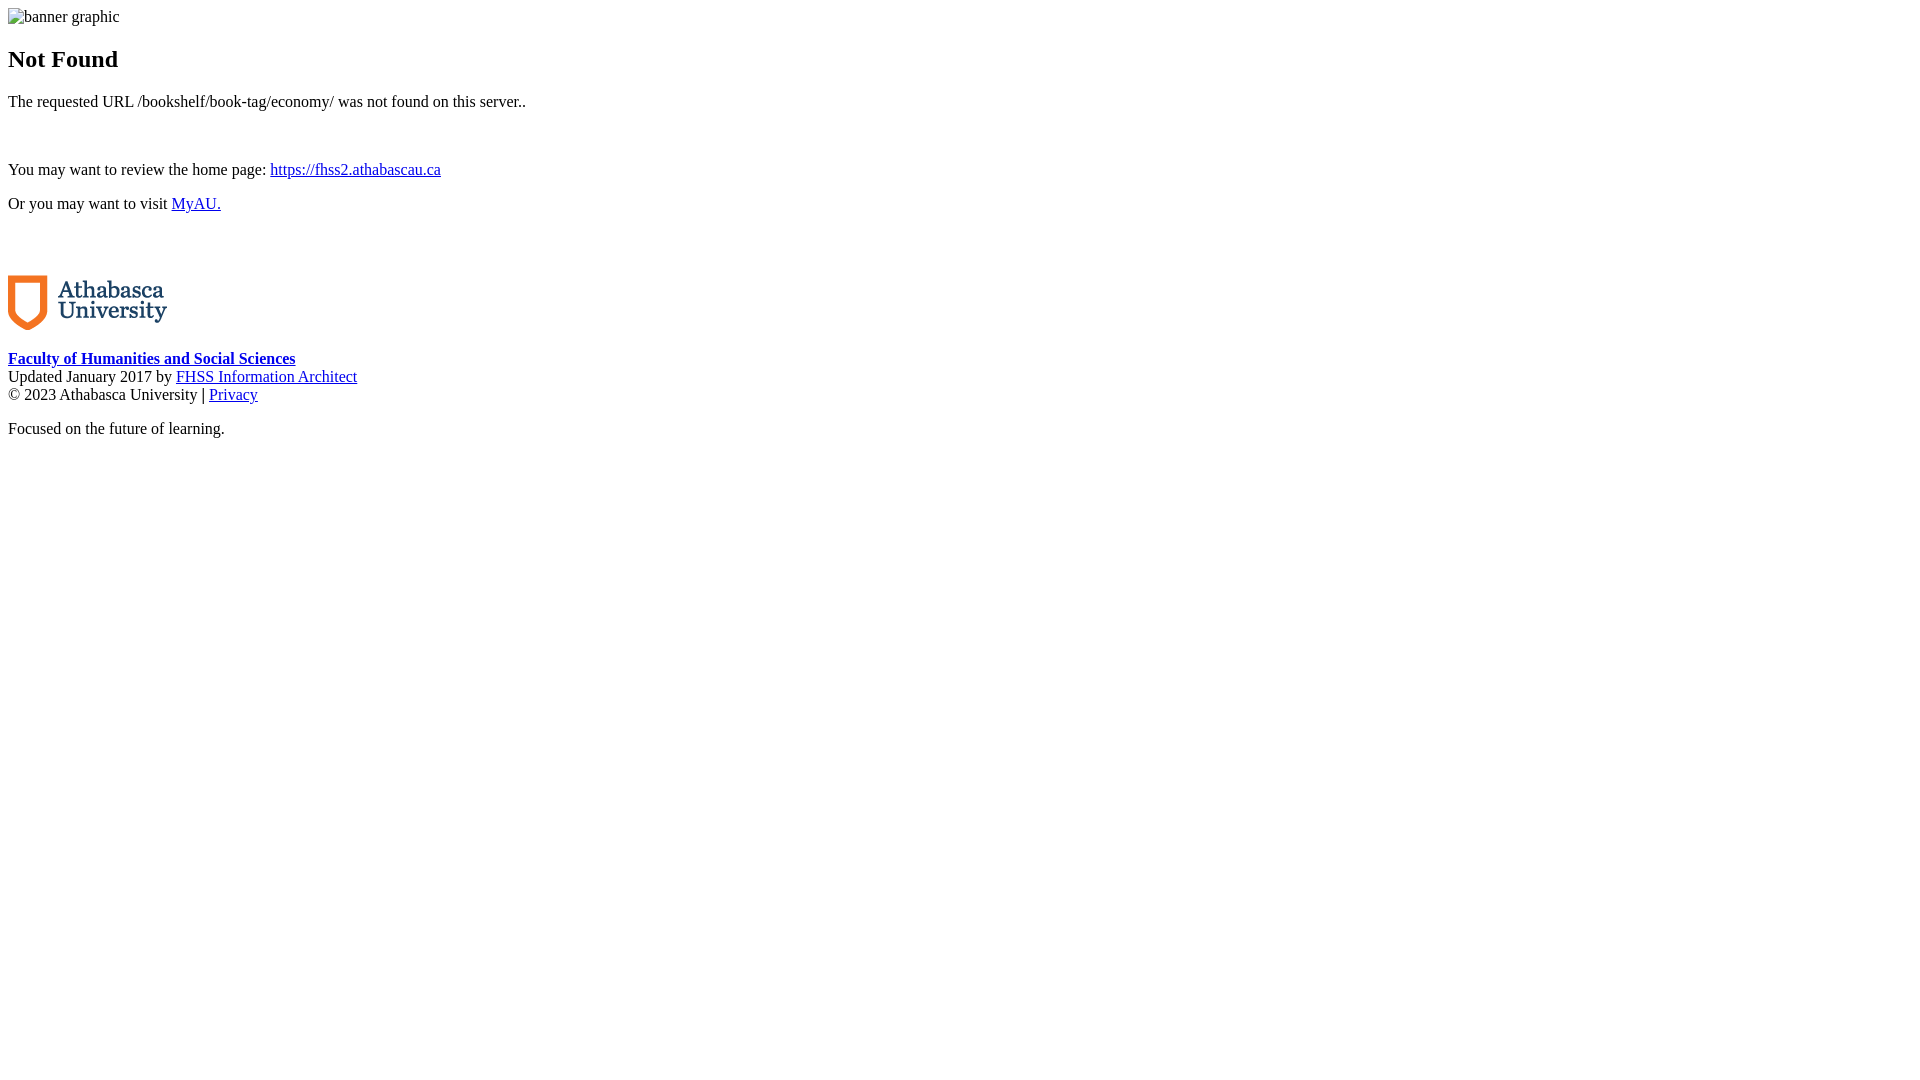  I want to click on 'https://fhss2.athabascau.ca', so click(355, 168).